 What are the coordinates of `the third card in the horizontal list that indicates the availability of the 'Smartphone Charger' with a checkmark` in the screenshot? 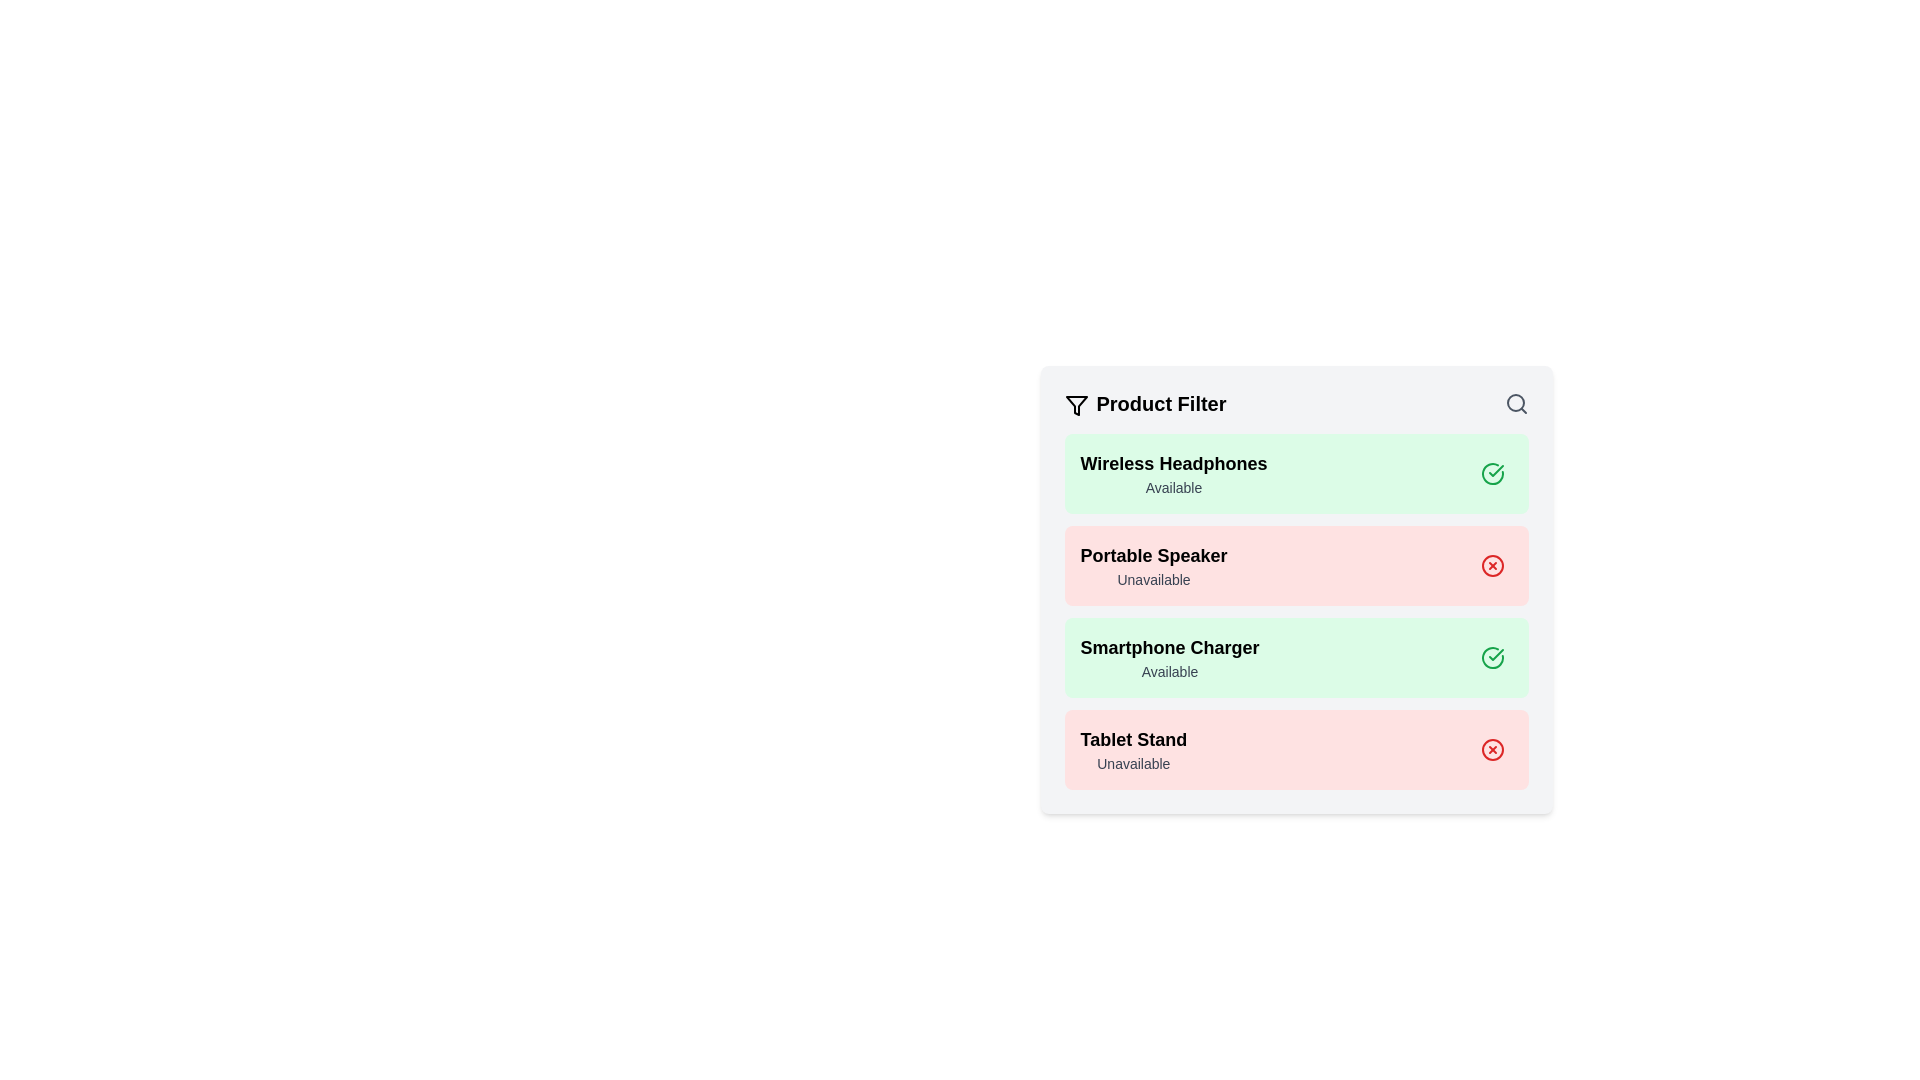 It's located at (1296, 658).